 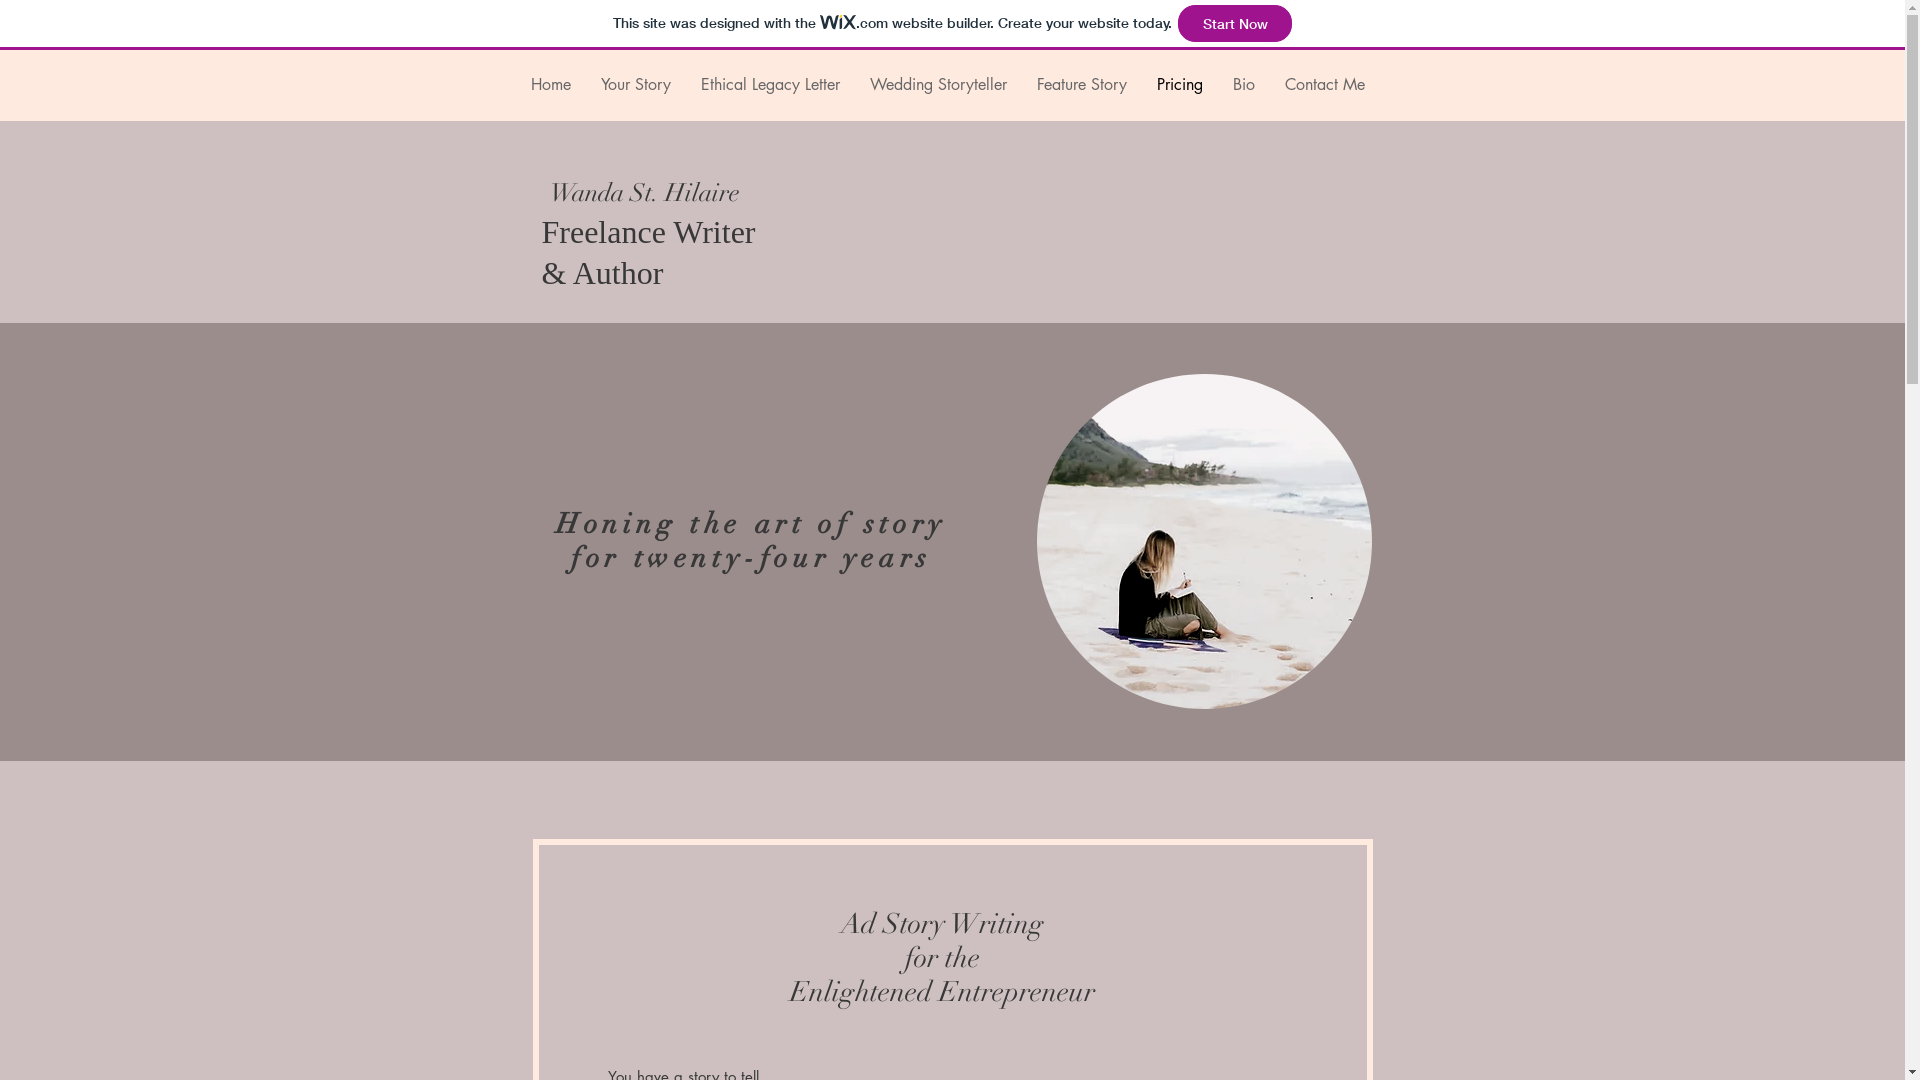 I want to click on 'Feature Story', so click(x=1080, y=83).